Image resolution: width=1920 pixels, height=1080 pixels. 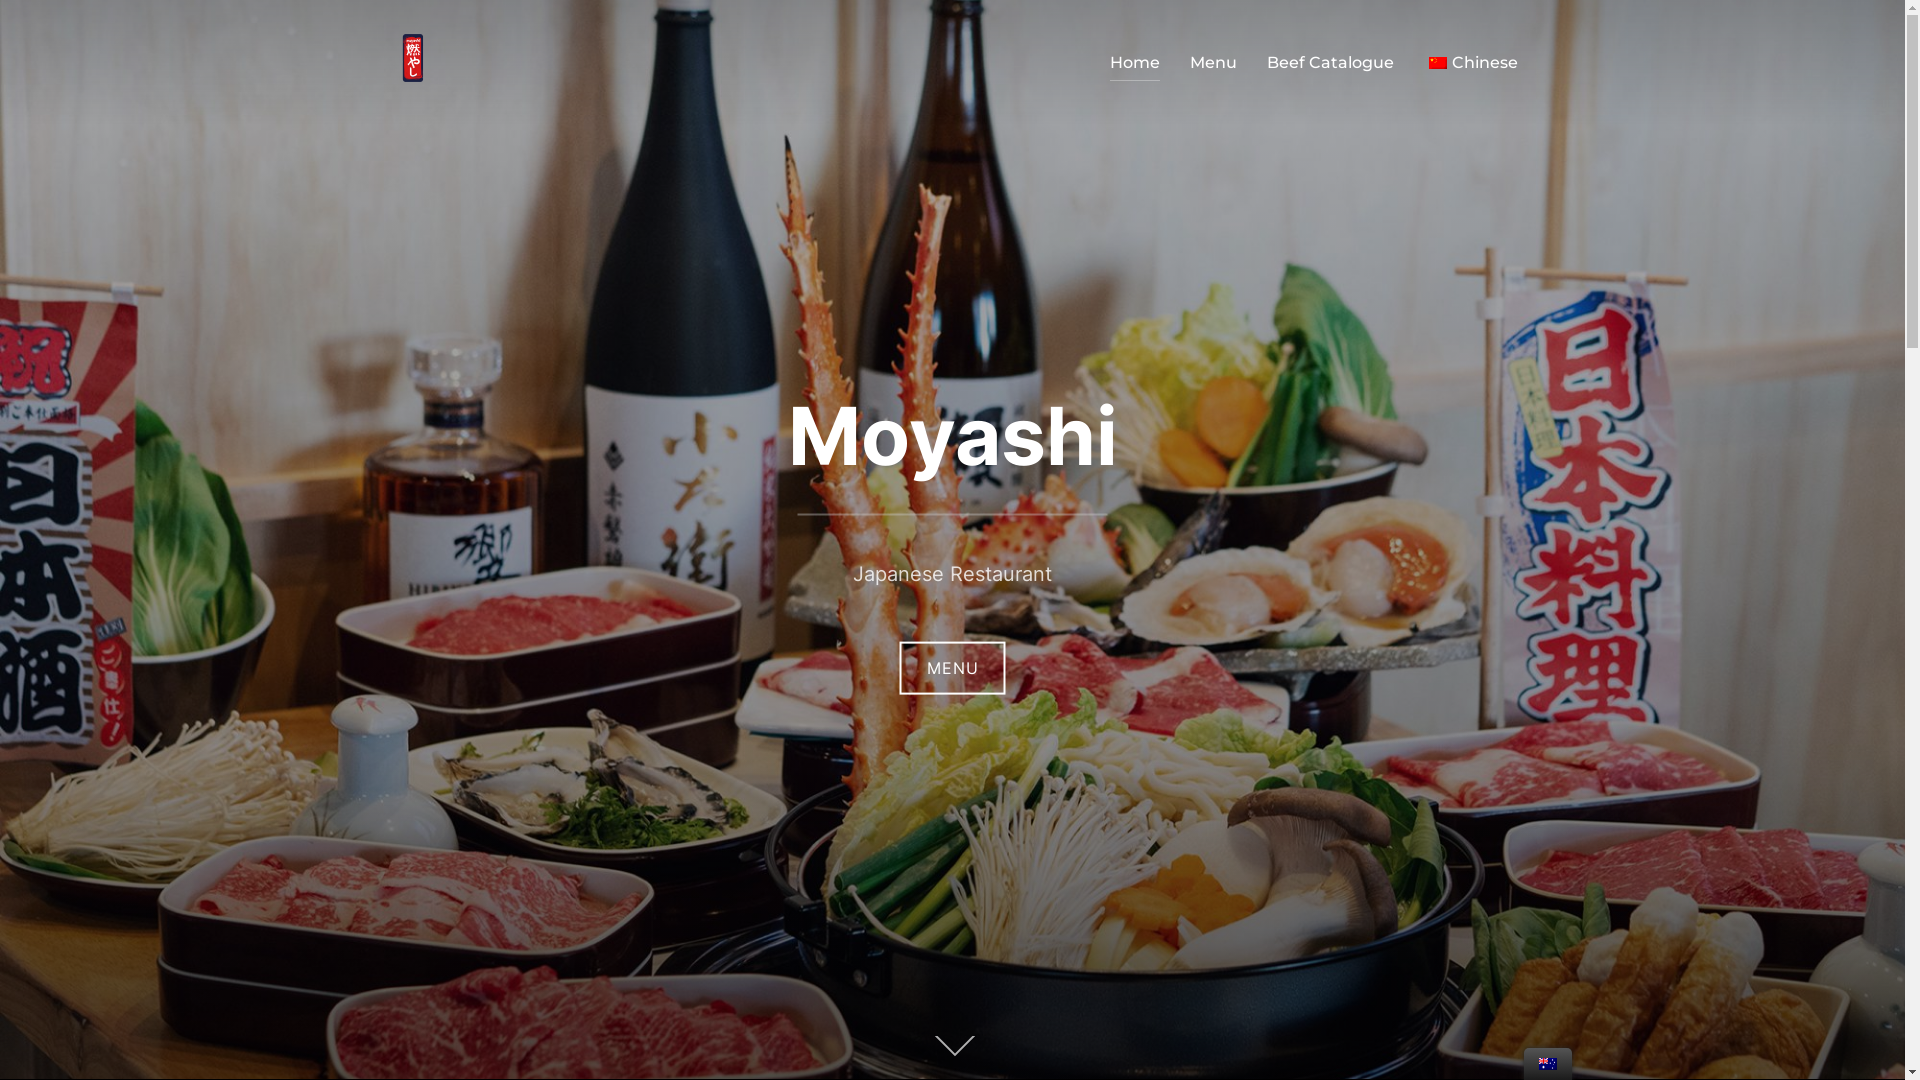 I want to click on 'Beef Catalogue', so click(x=1329, y=61).